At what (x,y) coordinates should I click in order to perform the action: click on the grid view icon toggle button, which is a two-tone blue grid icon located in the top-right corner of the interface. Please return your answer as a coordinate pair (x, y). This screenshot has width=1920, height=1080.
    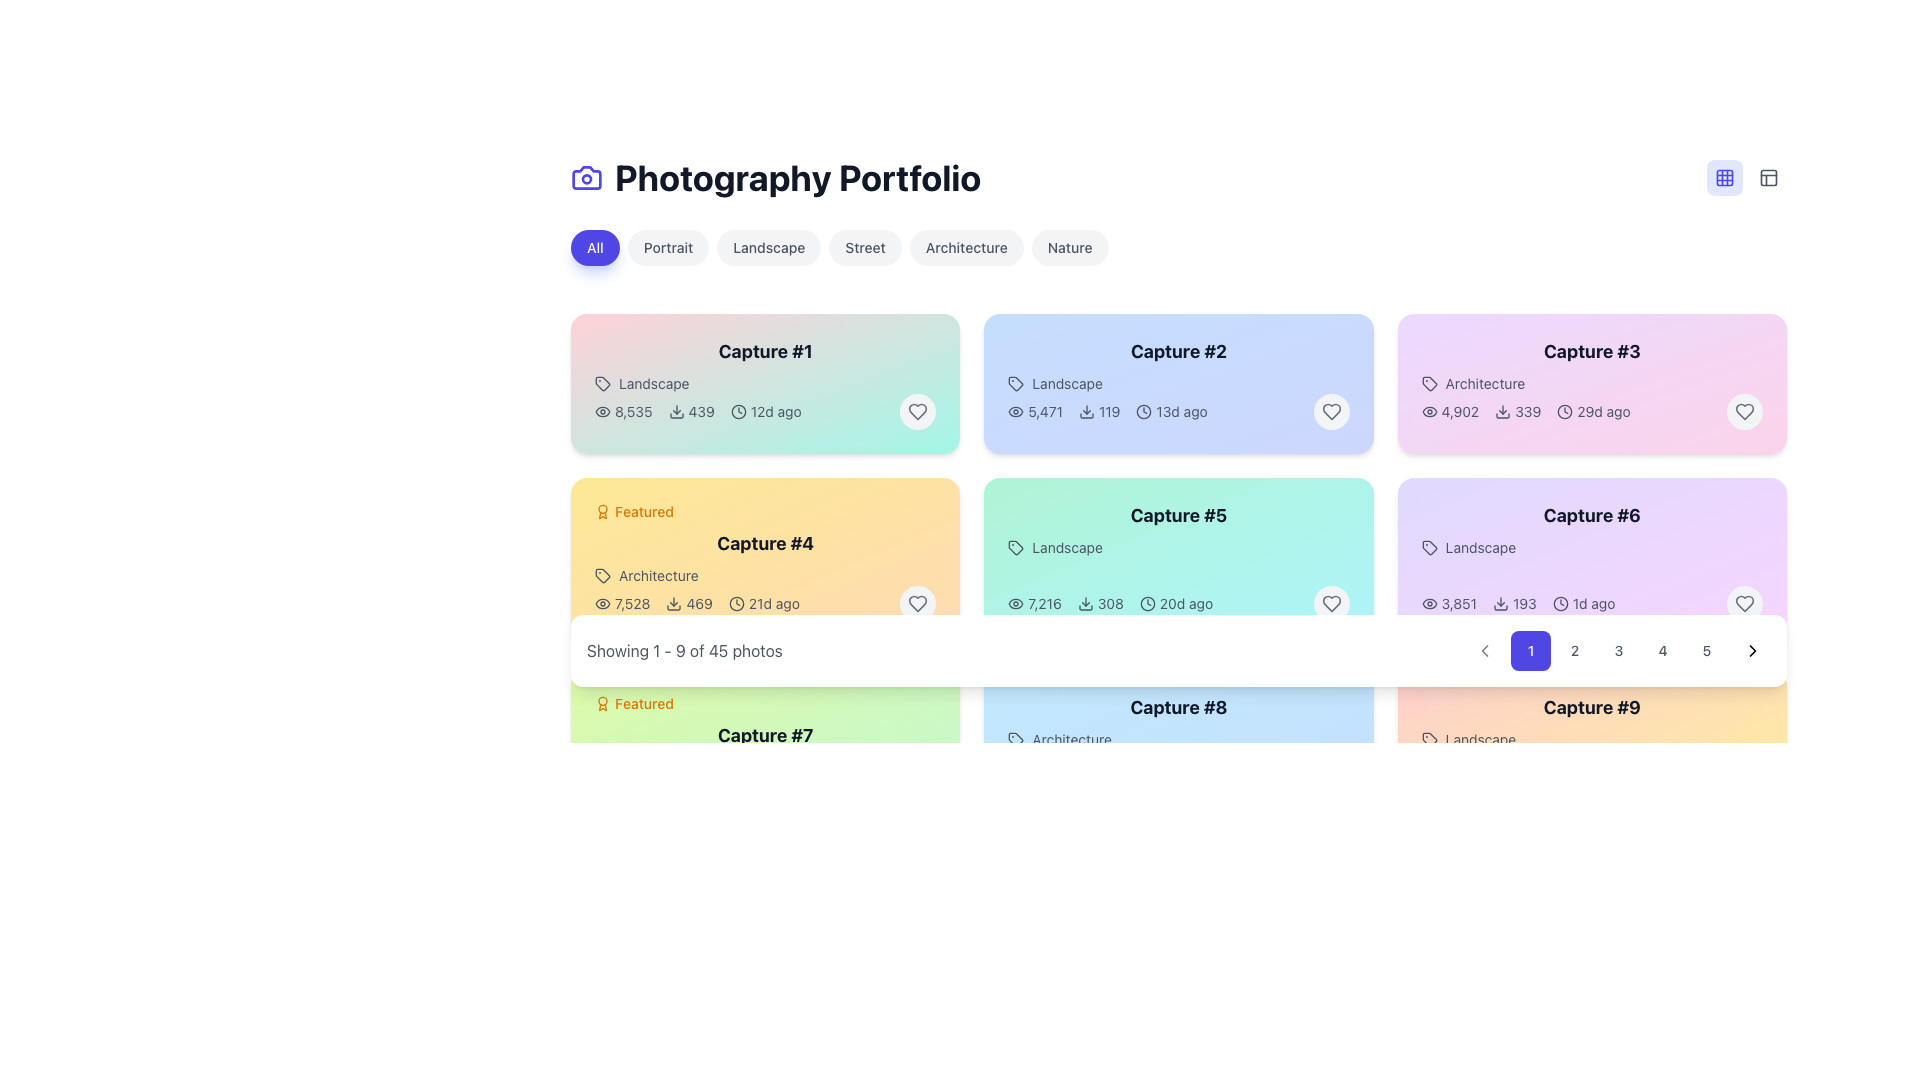
    Looking at the image, I should click on (1723, 176).